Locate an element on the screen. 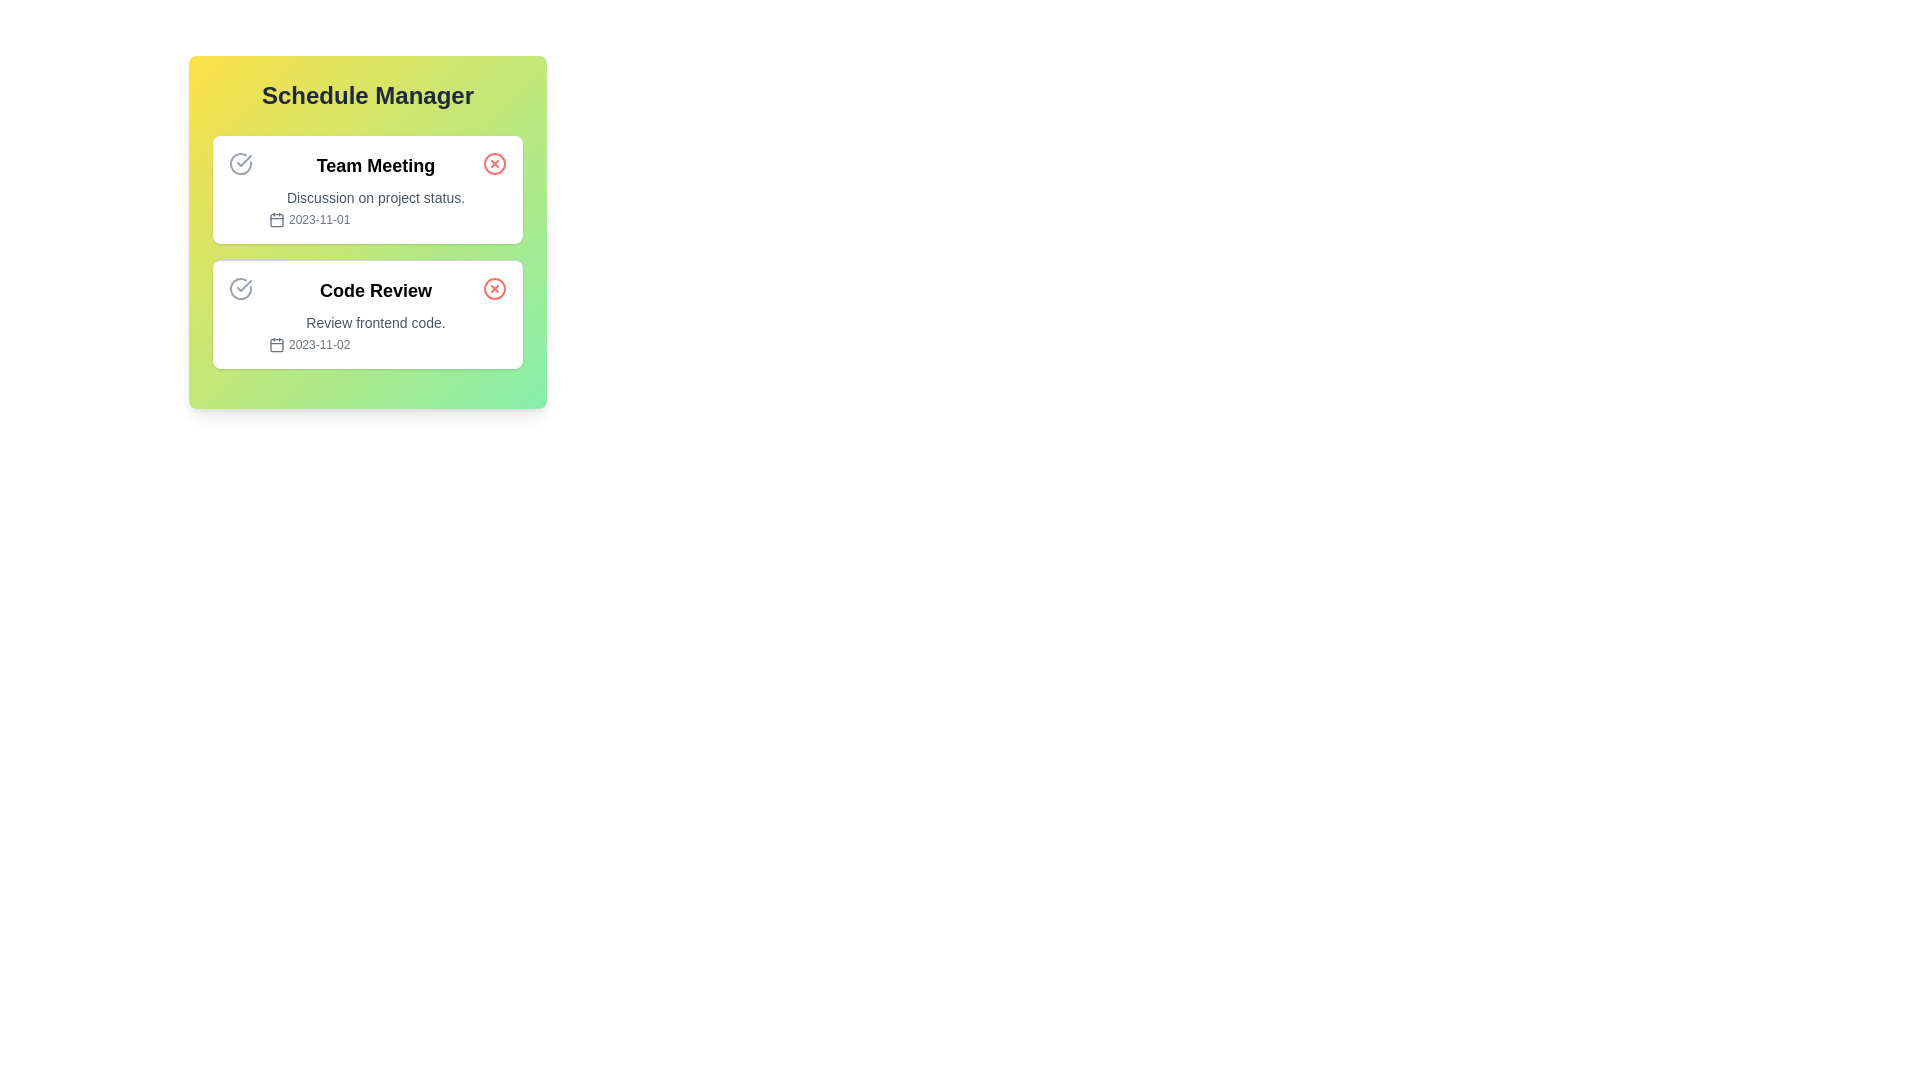  the schedule information component displaying 'Team Meeting' with the date '2023-11-01' is located at coordinates (375, 189).